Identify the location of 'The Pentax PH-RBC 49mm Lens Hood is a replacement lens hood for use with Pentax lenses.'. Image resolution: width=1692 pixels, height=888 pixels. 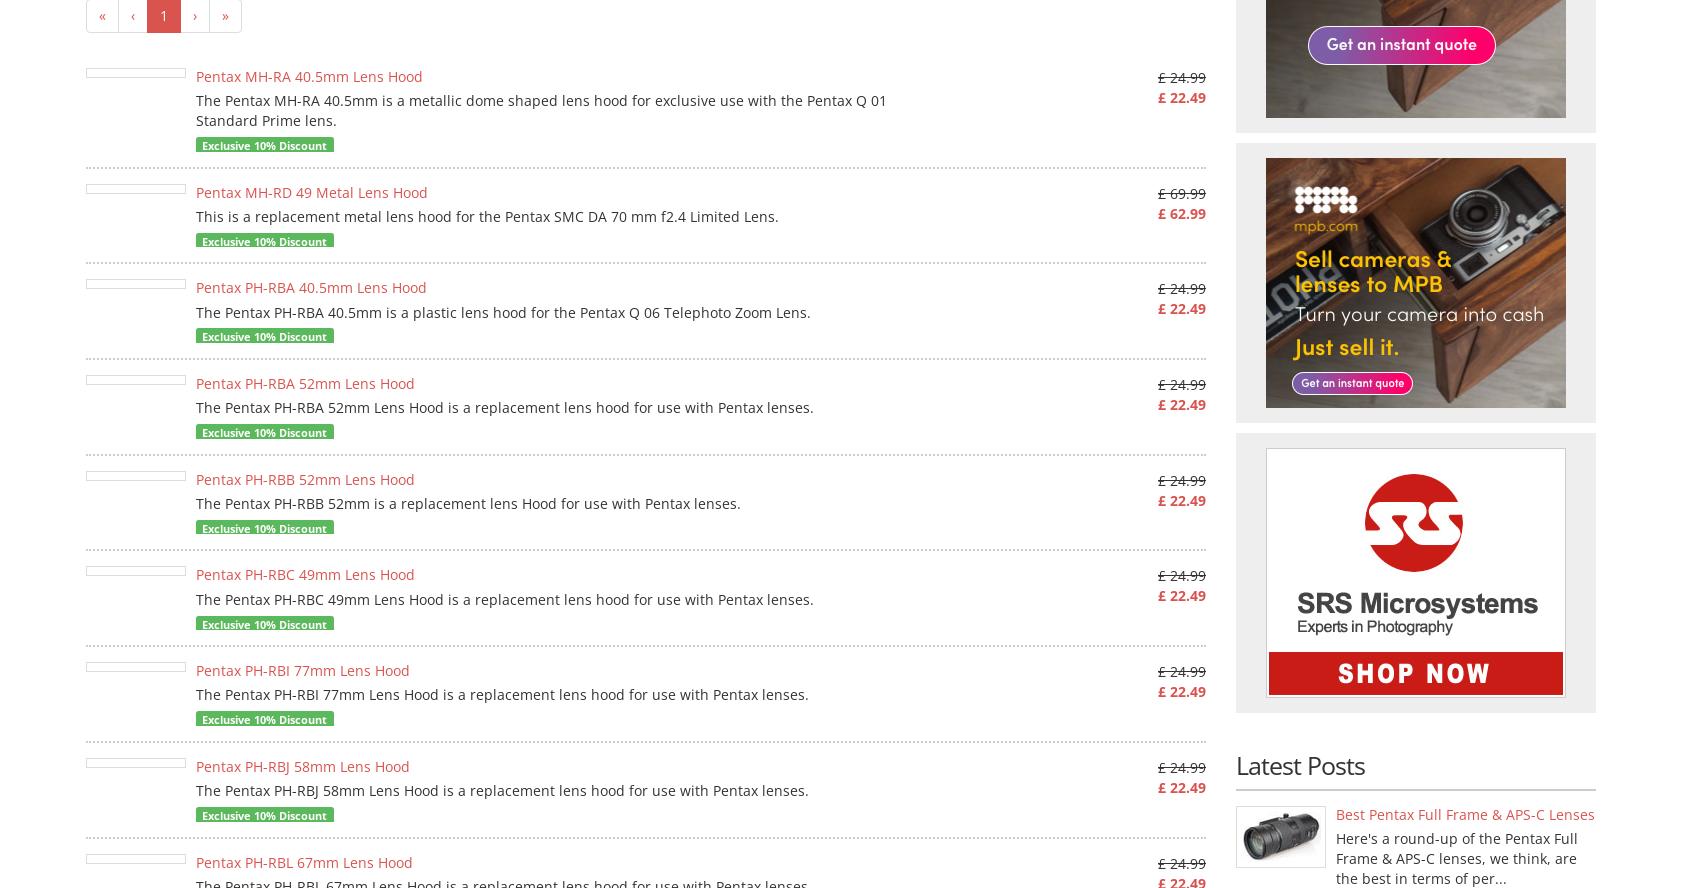
(505, 598).